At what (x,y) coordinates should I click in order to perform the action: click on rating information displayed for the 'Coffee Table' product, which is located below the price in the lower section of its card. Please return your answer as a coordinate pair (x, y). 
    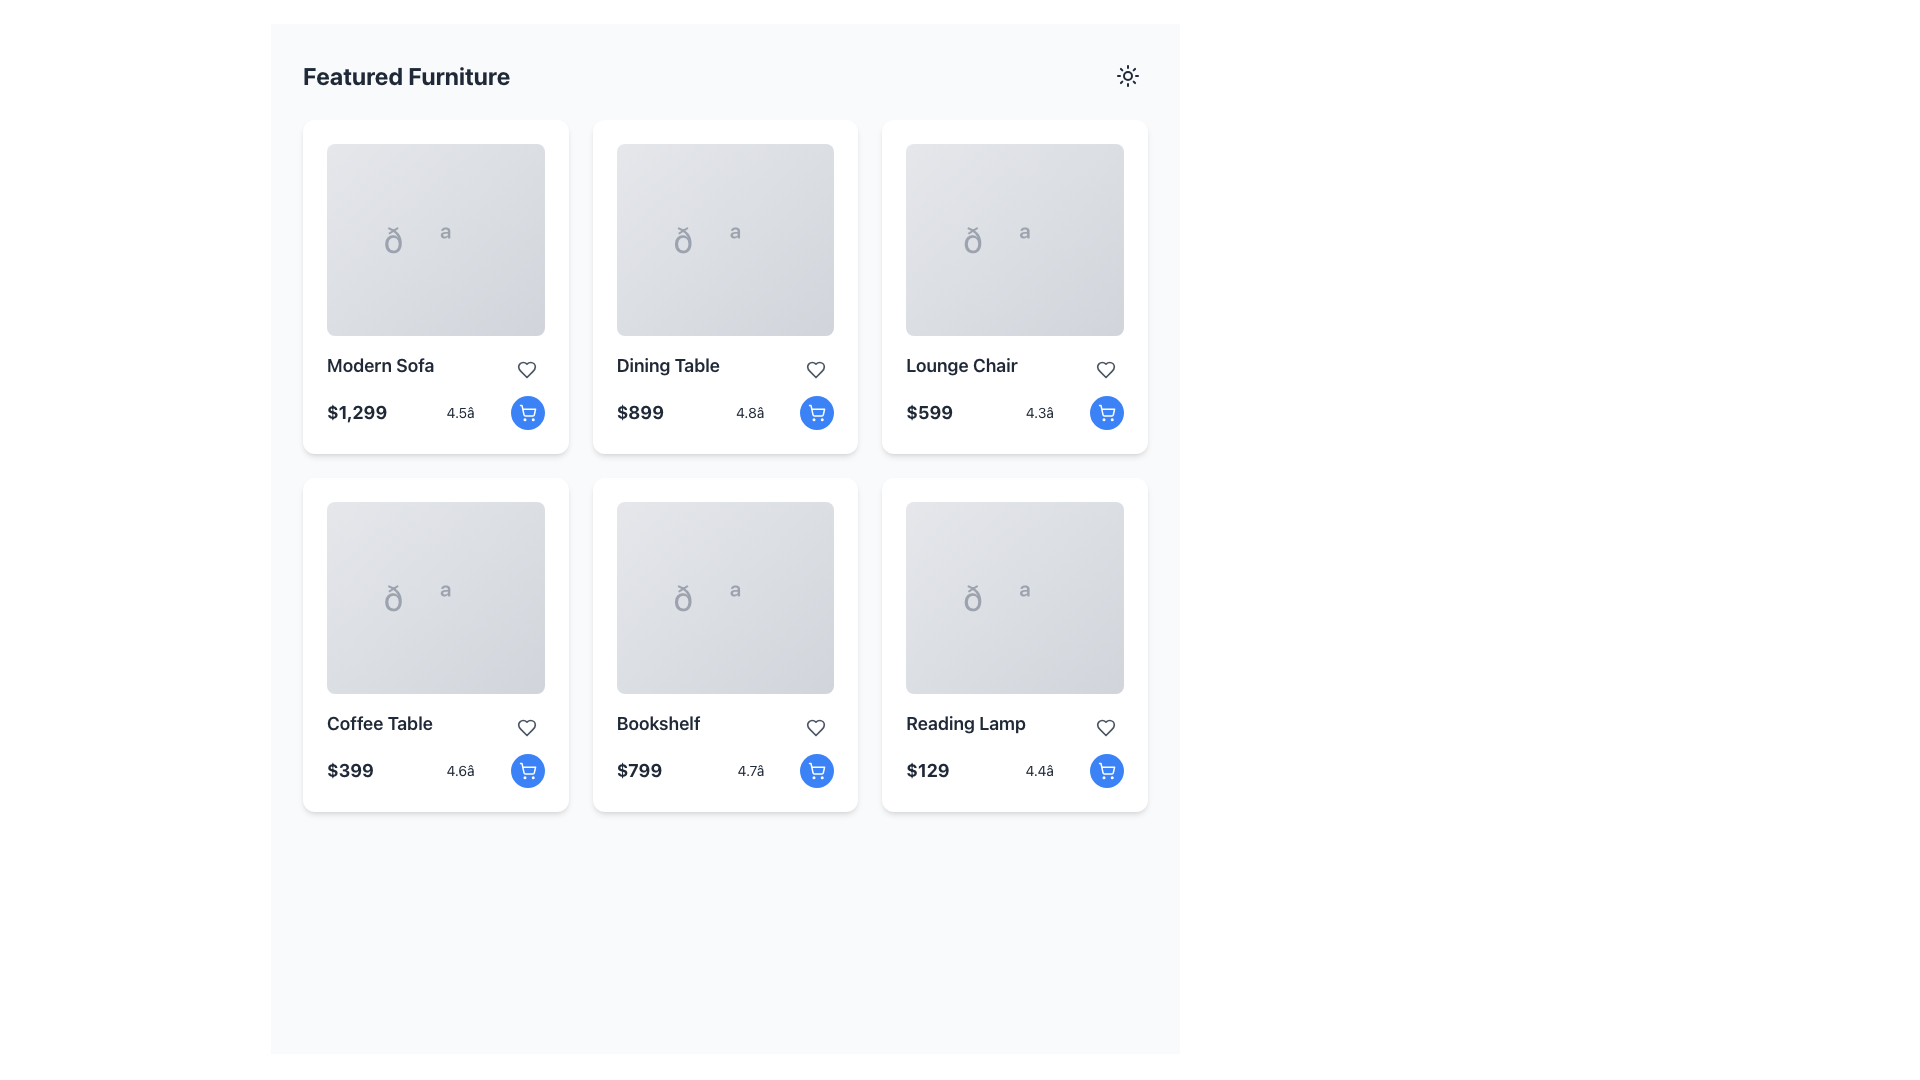
    Looking at the image, I should click on (473, 770).